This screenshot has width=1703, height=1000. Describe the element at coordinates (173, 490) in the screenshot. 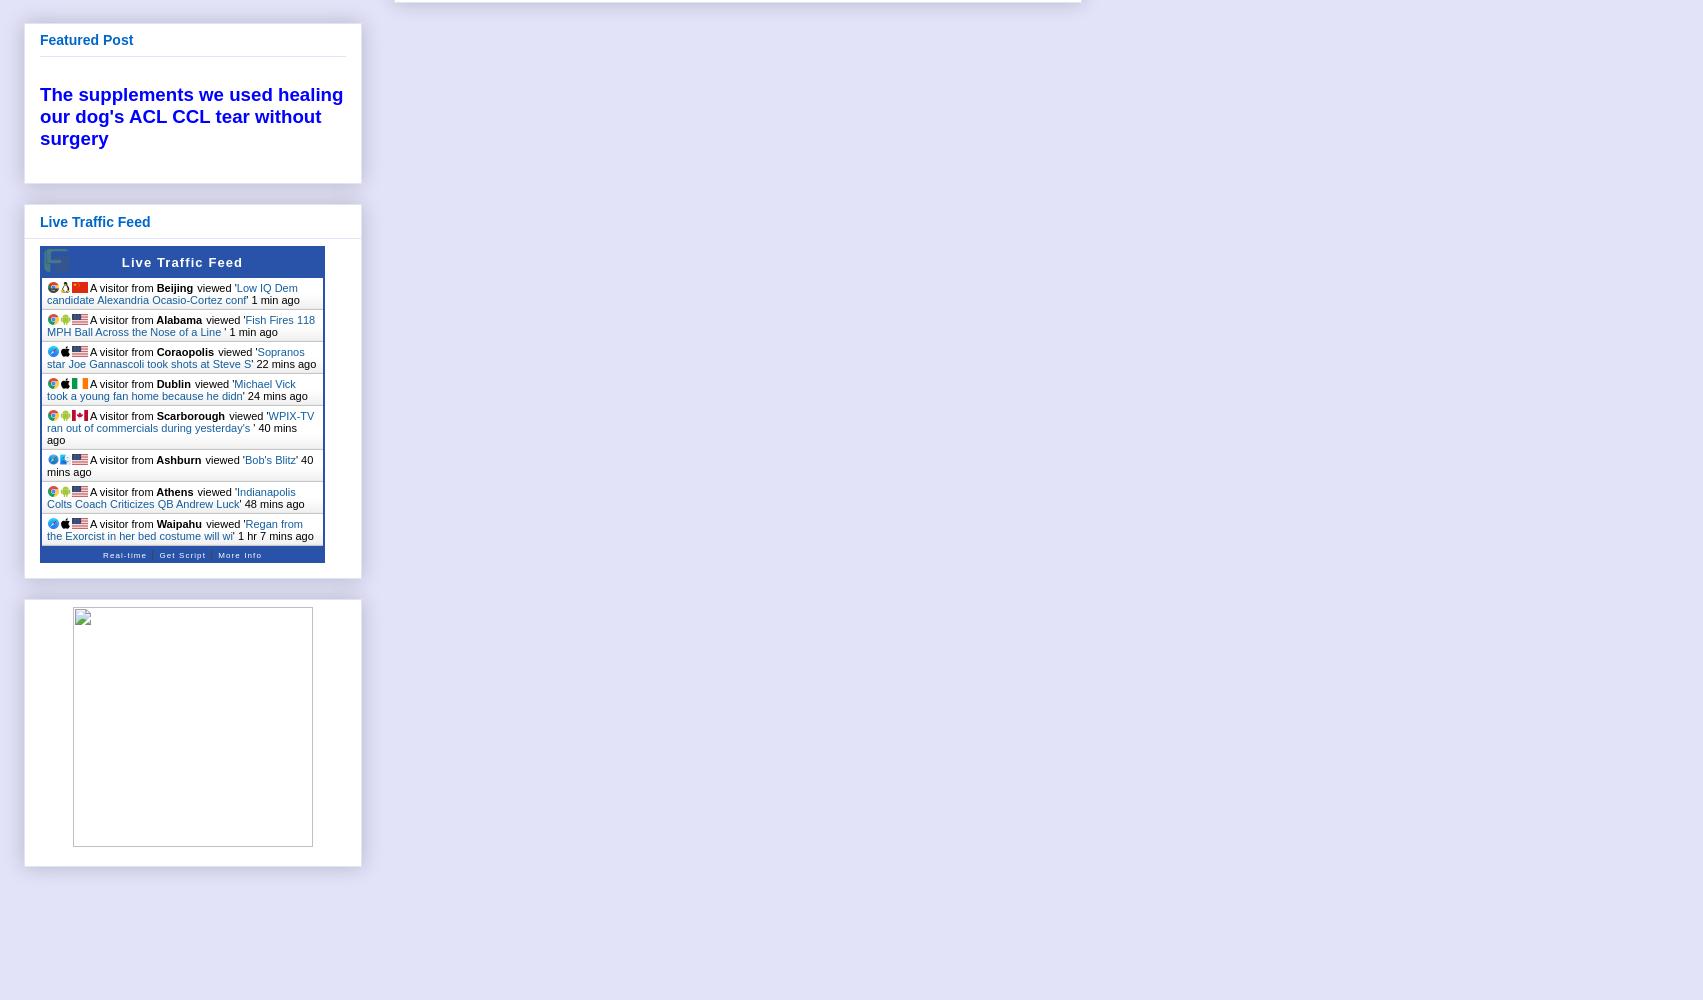

I see `'Athens'` at that location.